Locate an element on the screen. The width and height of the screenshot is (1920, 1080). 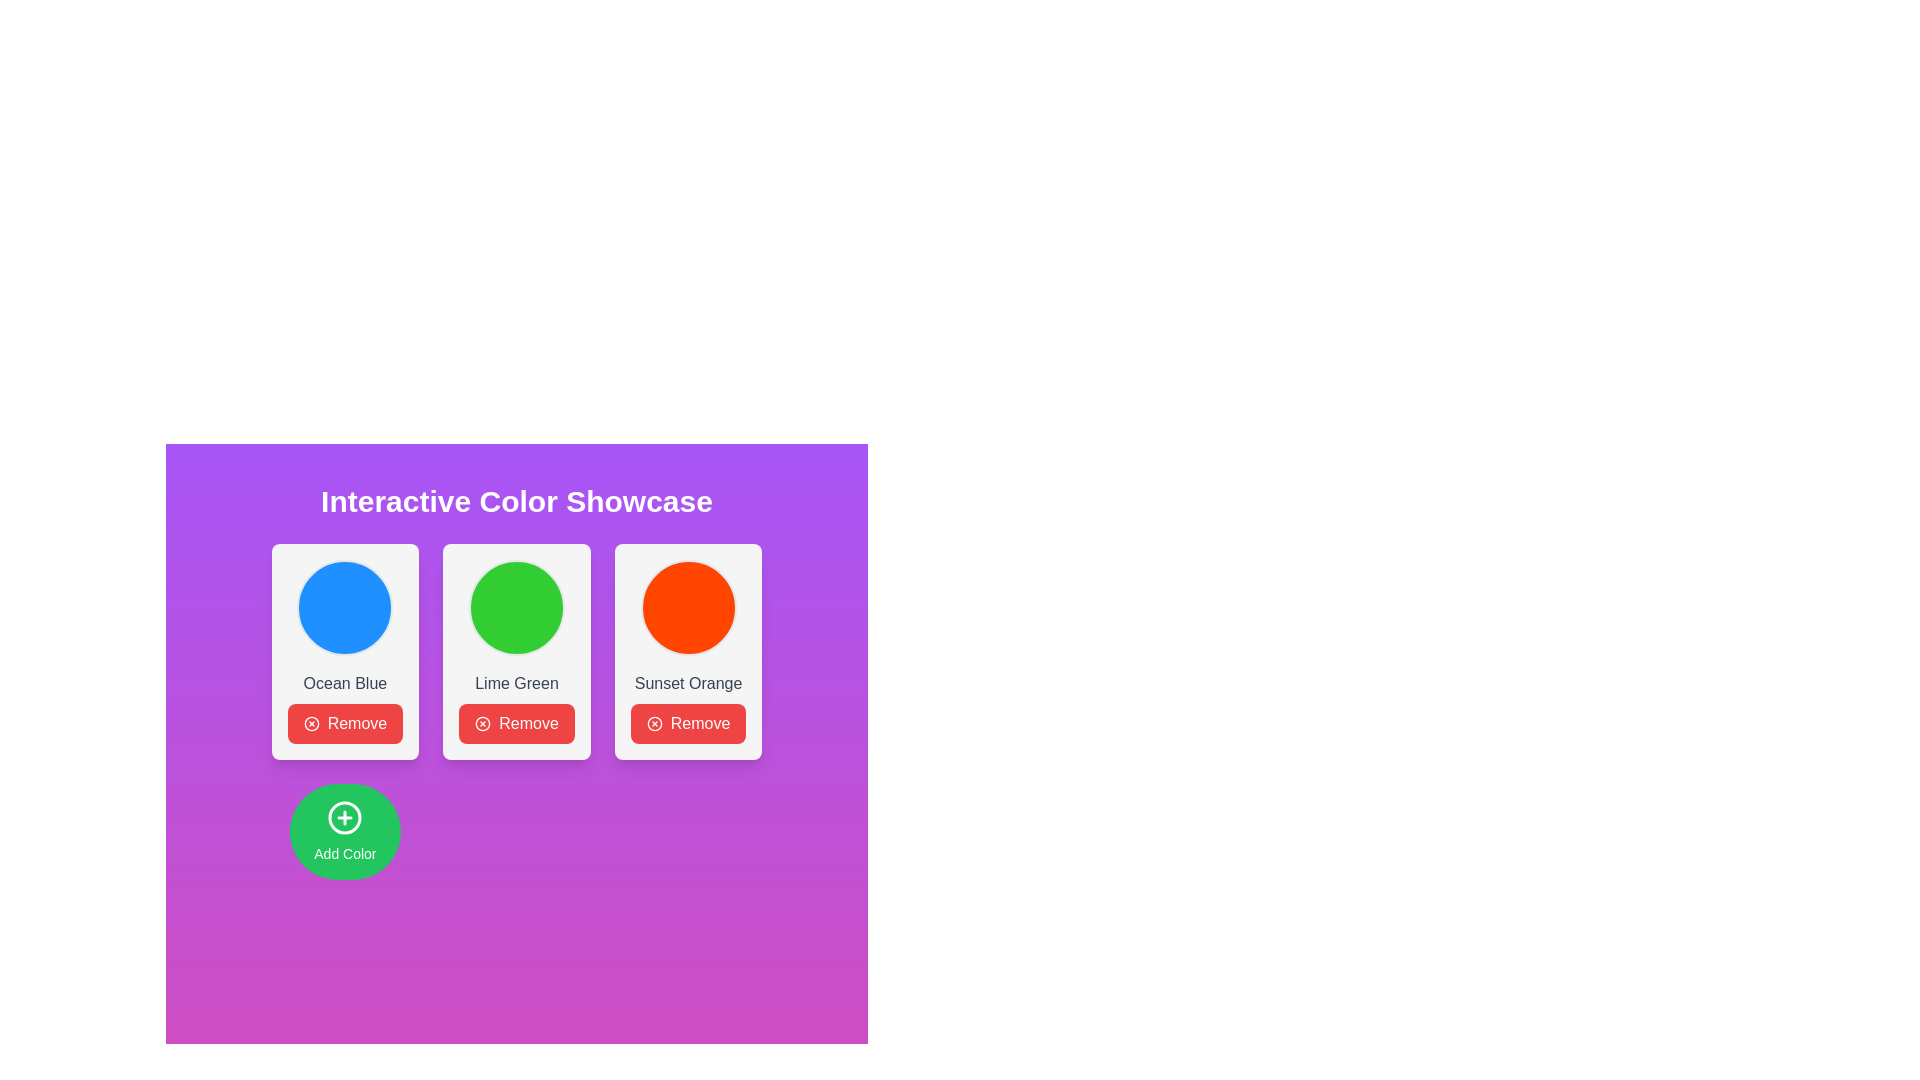
the delete button located below the 'Sunset Orange' label and circular color indicator in the third card of the horizontally aligned row of cards is located at coordinates (688, 724).